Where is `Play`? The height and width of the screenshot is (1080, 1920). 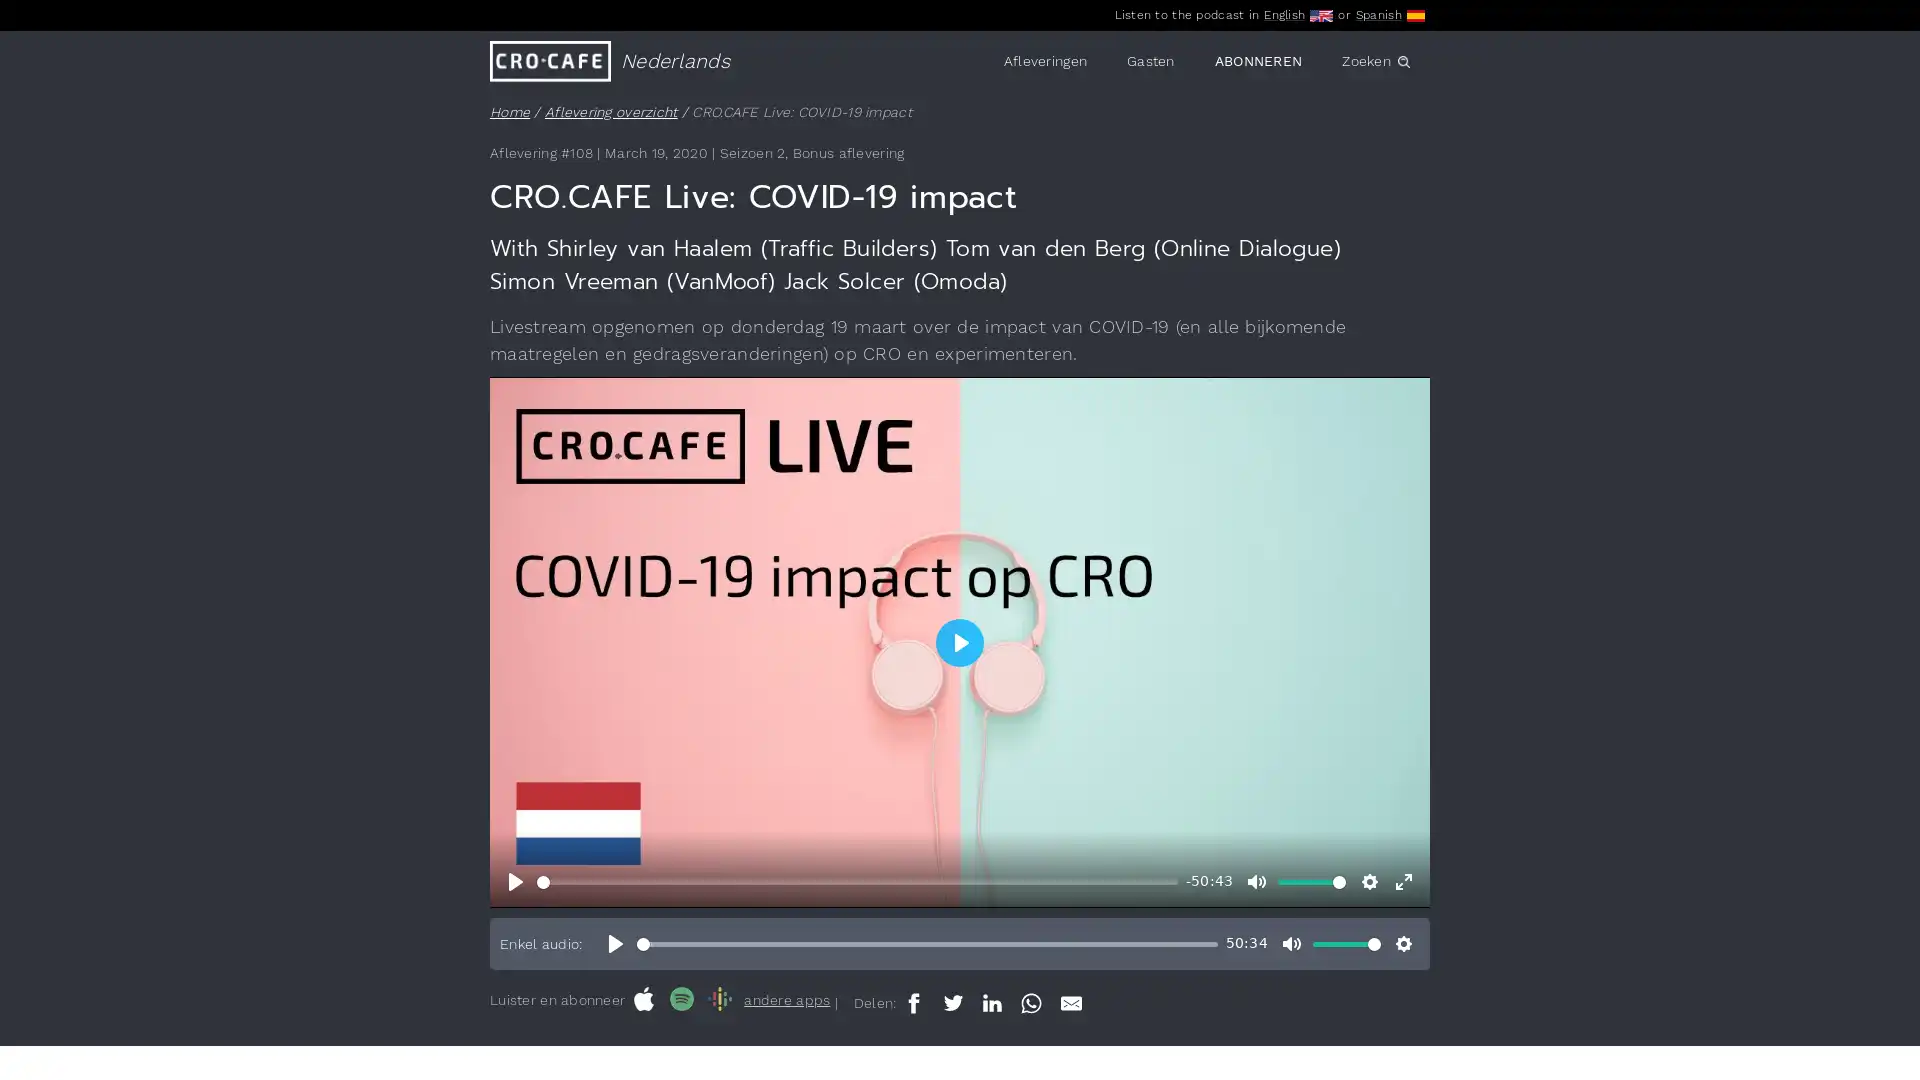 Play is located at coordinates (614, 944).